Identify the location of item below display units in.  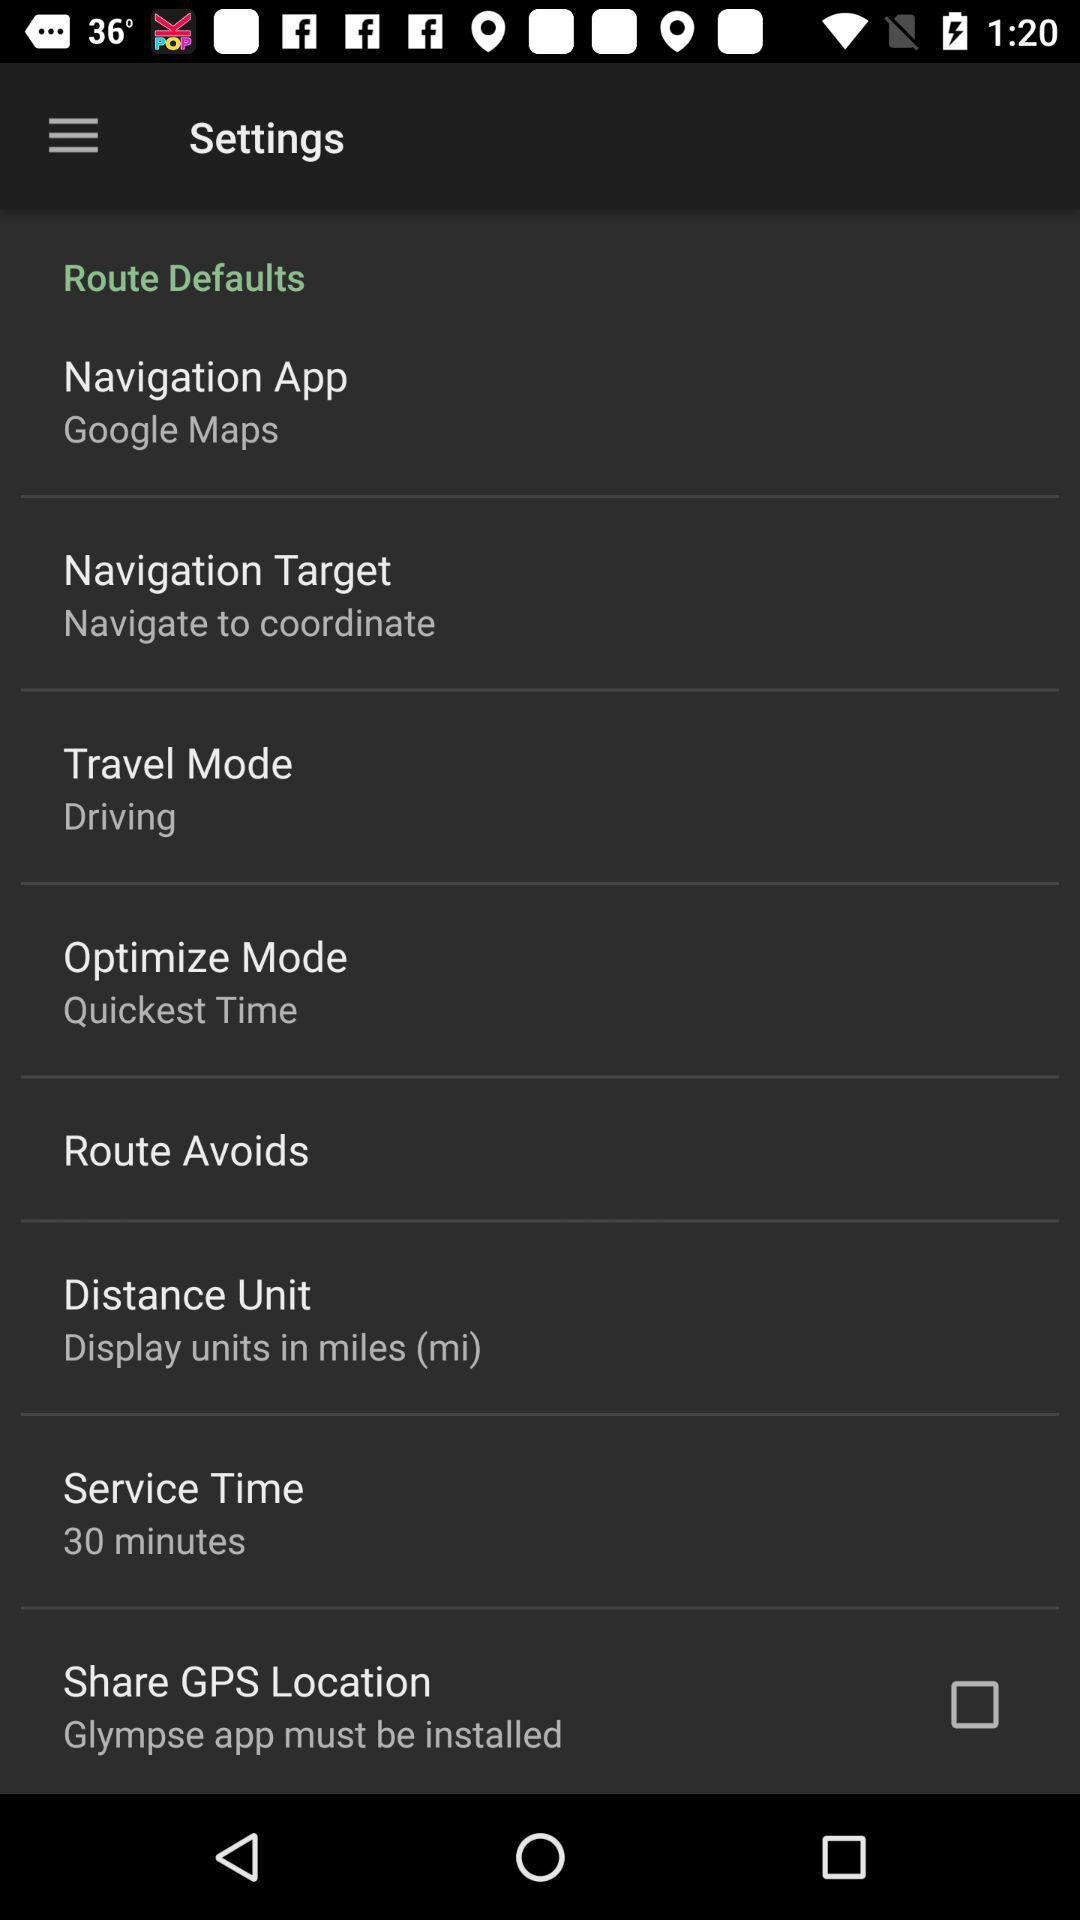
(183, 1486).